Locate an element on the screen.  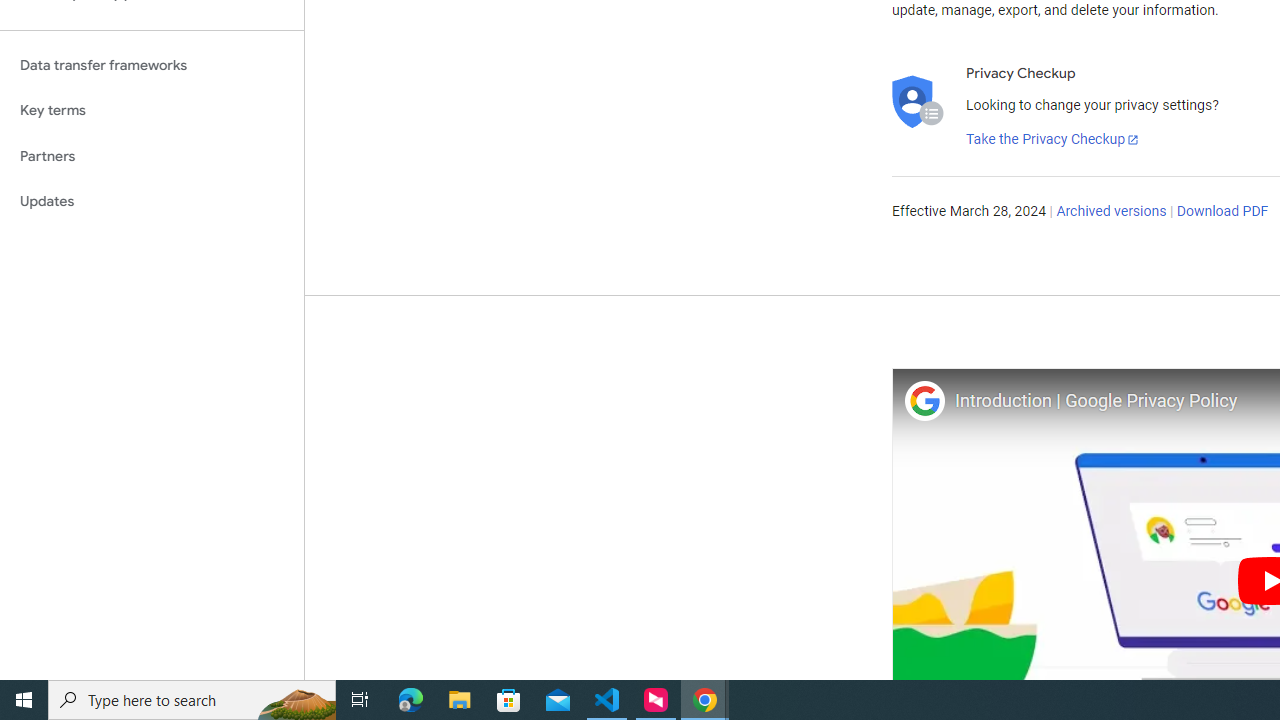
'Take the Privacy Checkup' is located at coordinates (1052, 139).